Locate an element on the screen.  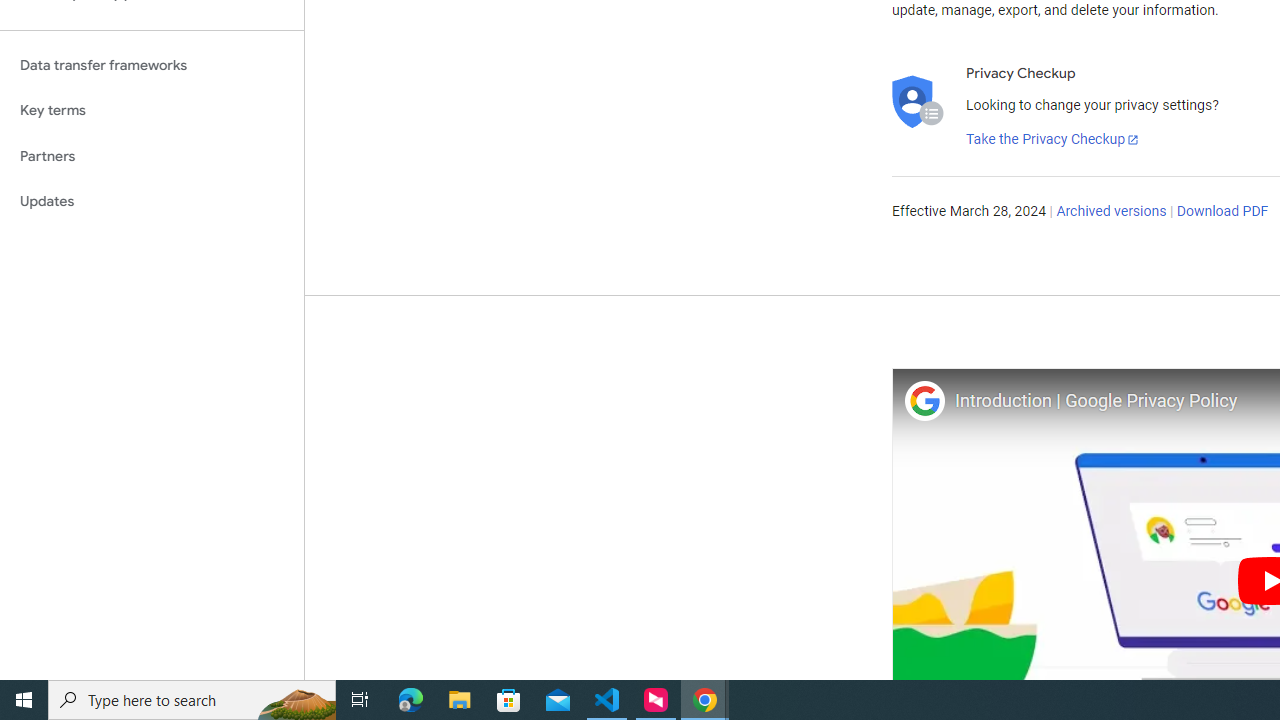
'Take the Privacy Checkup' is located at coordinates (1052, 139).